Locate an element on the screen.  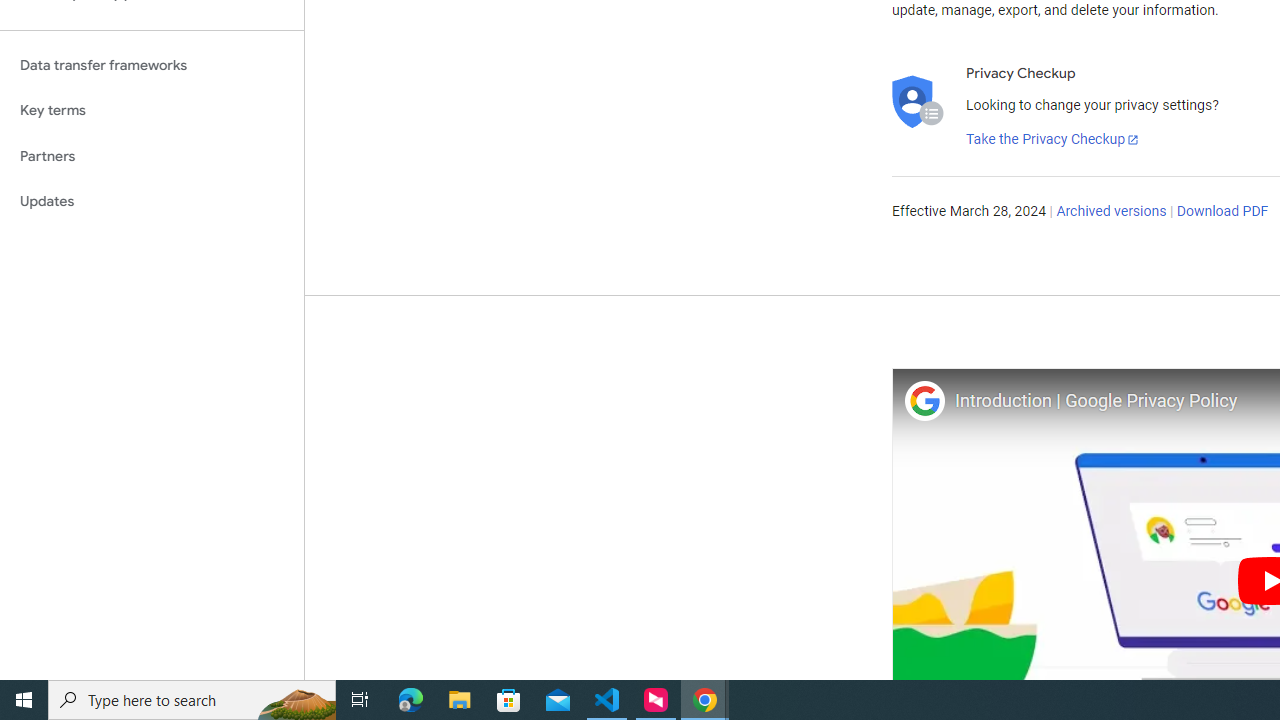
'Take the Privacy Checkup' is located at coordinates (1052, 139).